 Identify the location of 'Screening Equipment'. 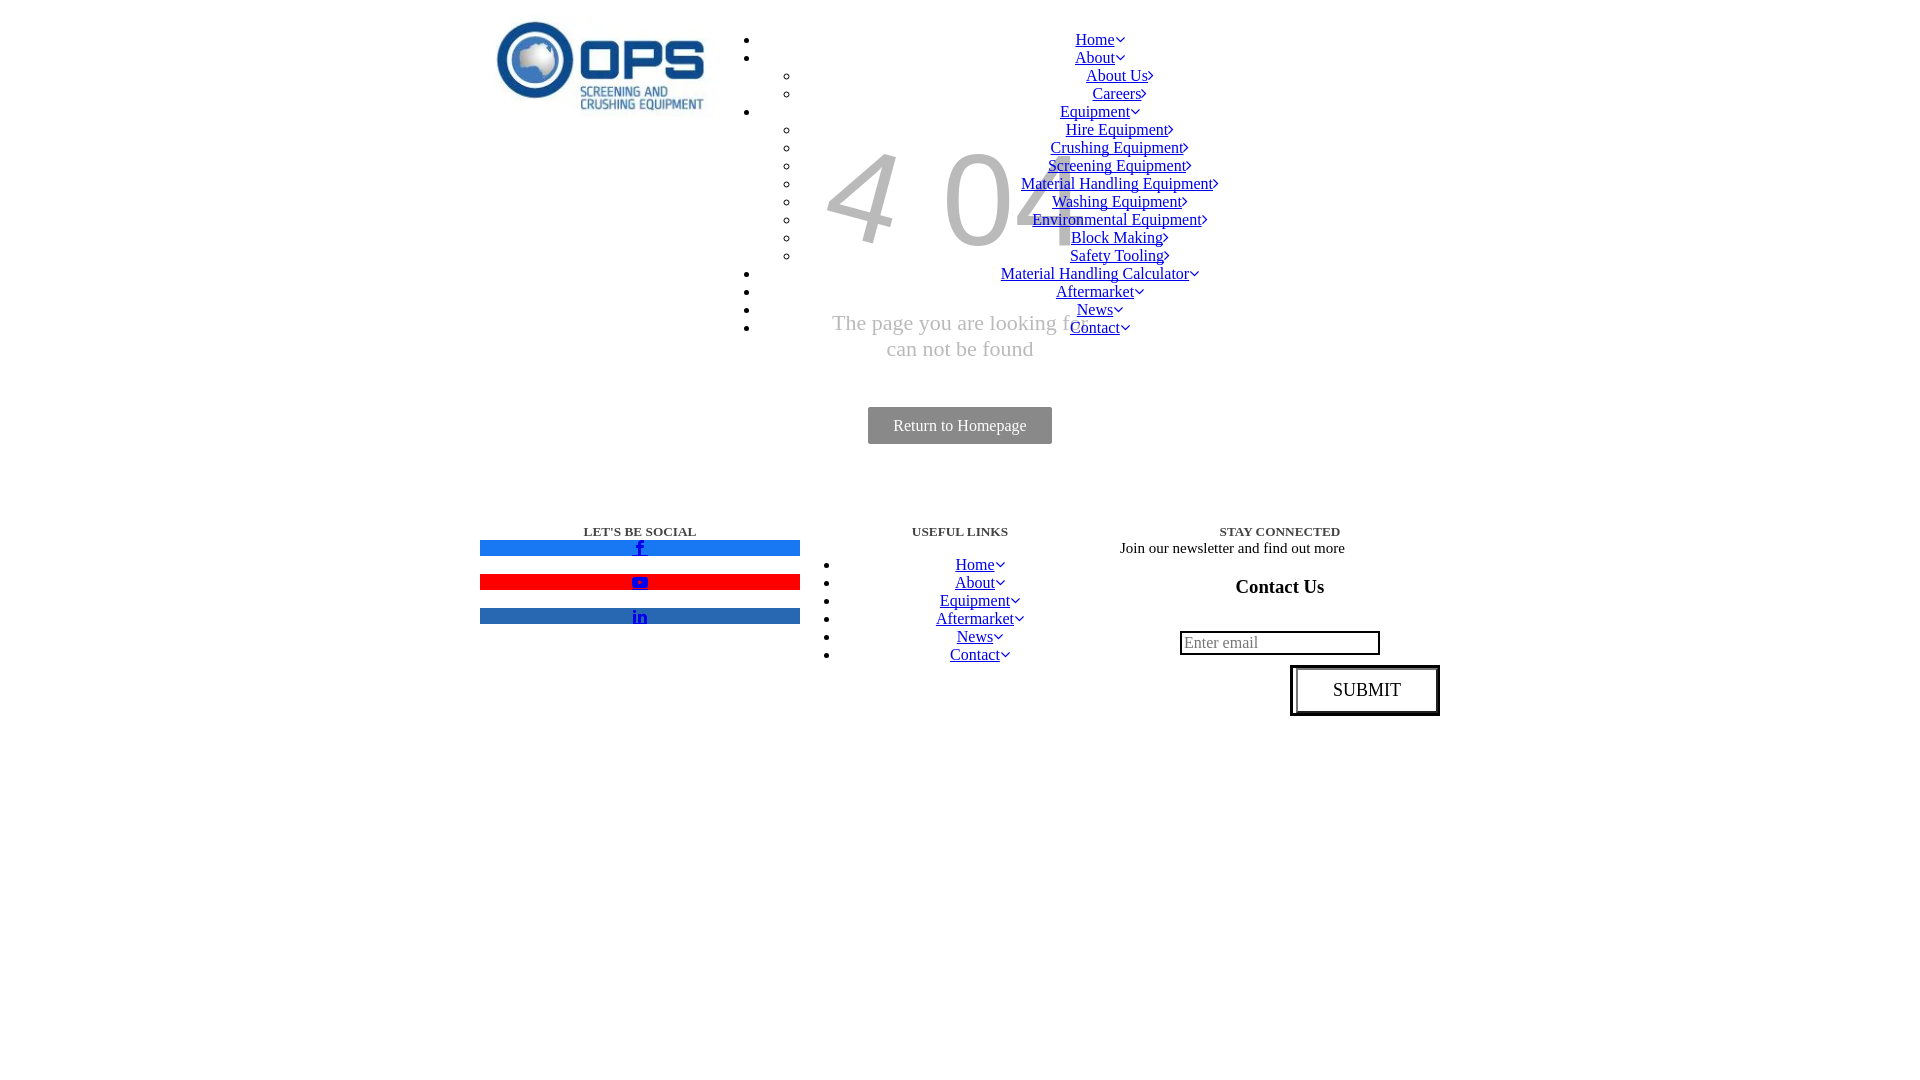
(1118, 164).